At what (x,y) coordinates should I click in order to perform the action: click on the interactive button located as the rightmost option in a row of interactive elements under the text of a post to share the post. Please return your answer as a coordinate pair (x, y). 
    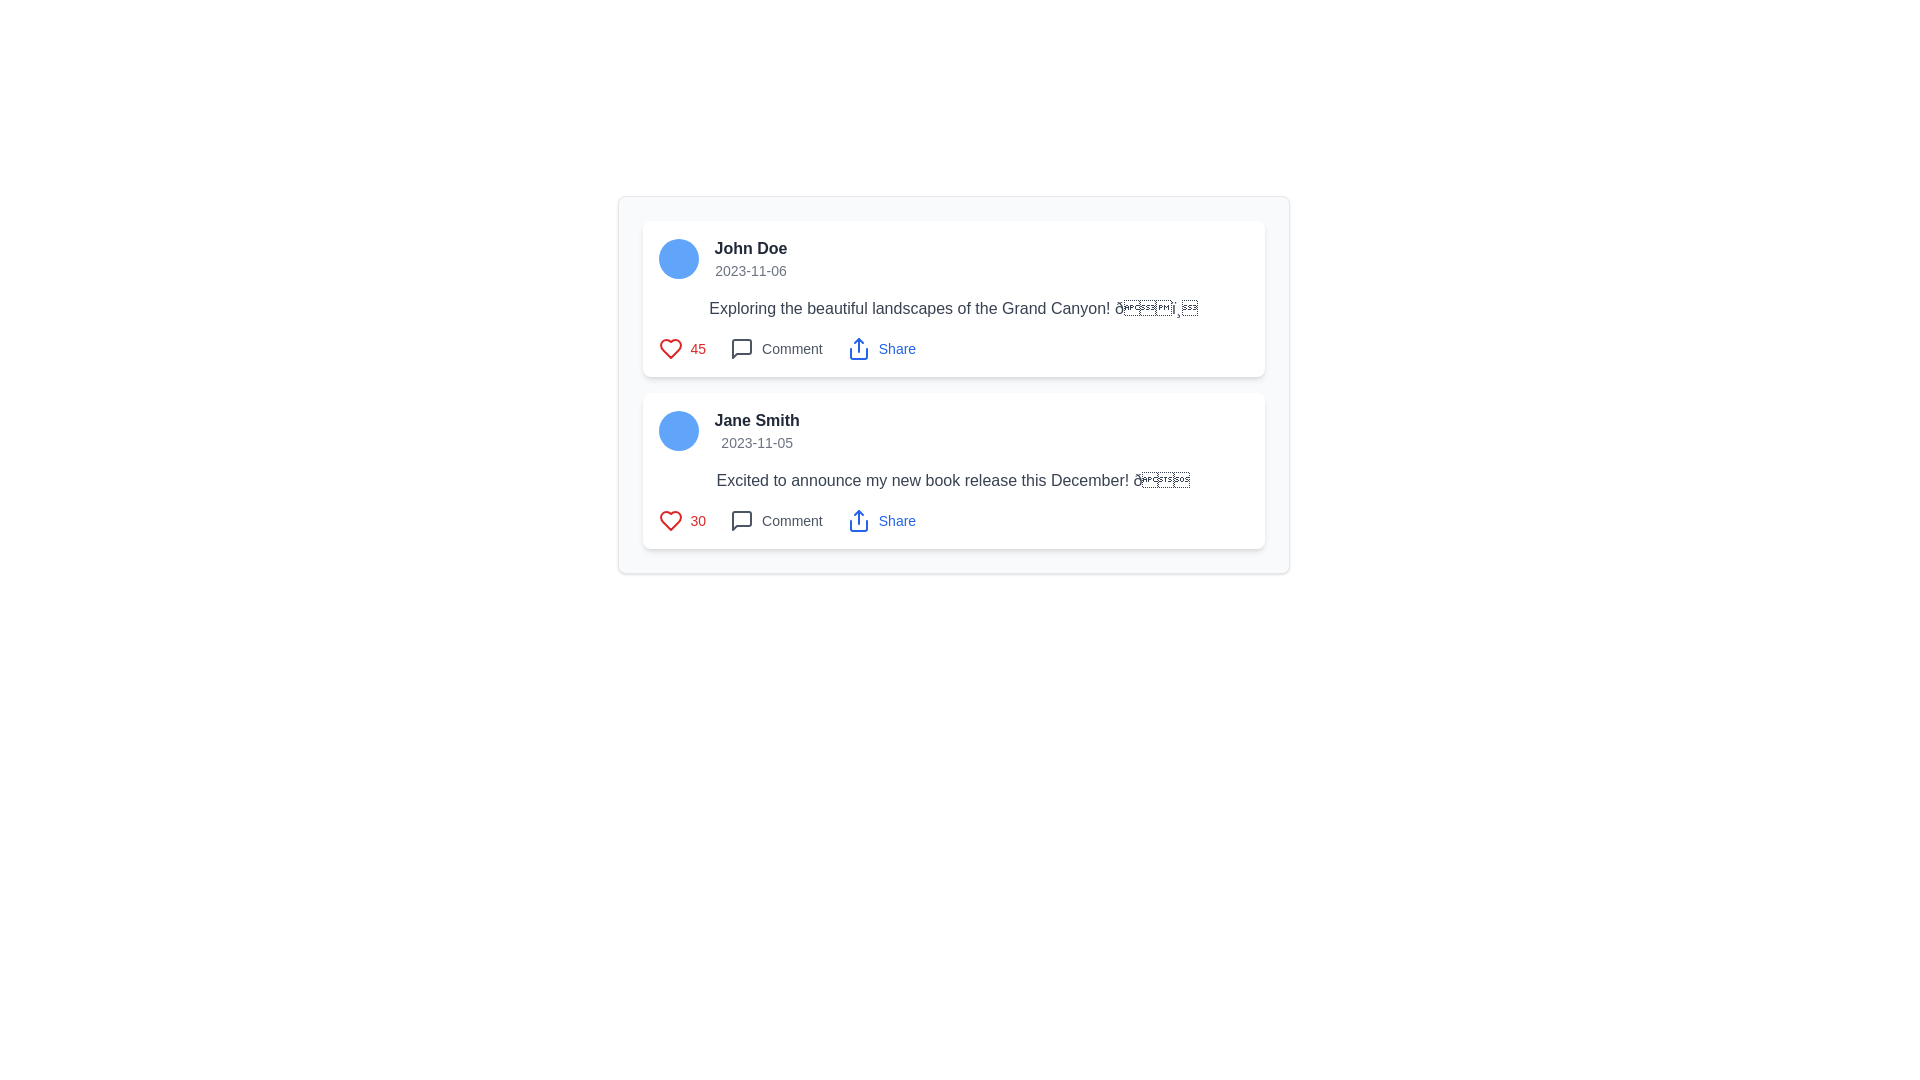
    Looking at the image, I should click on (880, 347).